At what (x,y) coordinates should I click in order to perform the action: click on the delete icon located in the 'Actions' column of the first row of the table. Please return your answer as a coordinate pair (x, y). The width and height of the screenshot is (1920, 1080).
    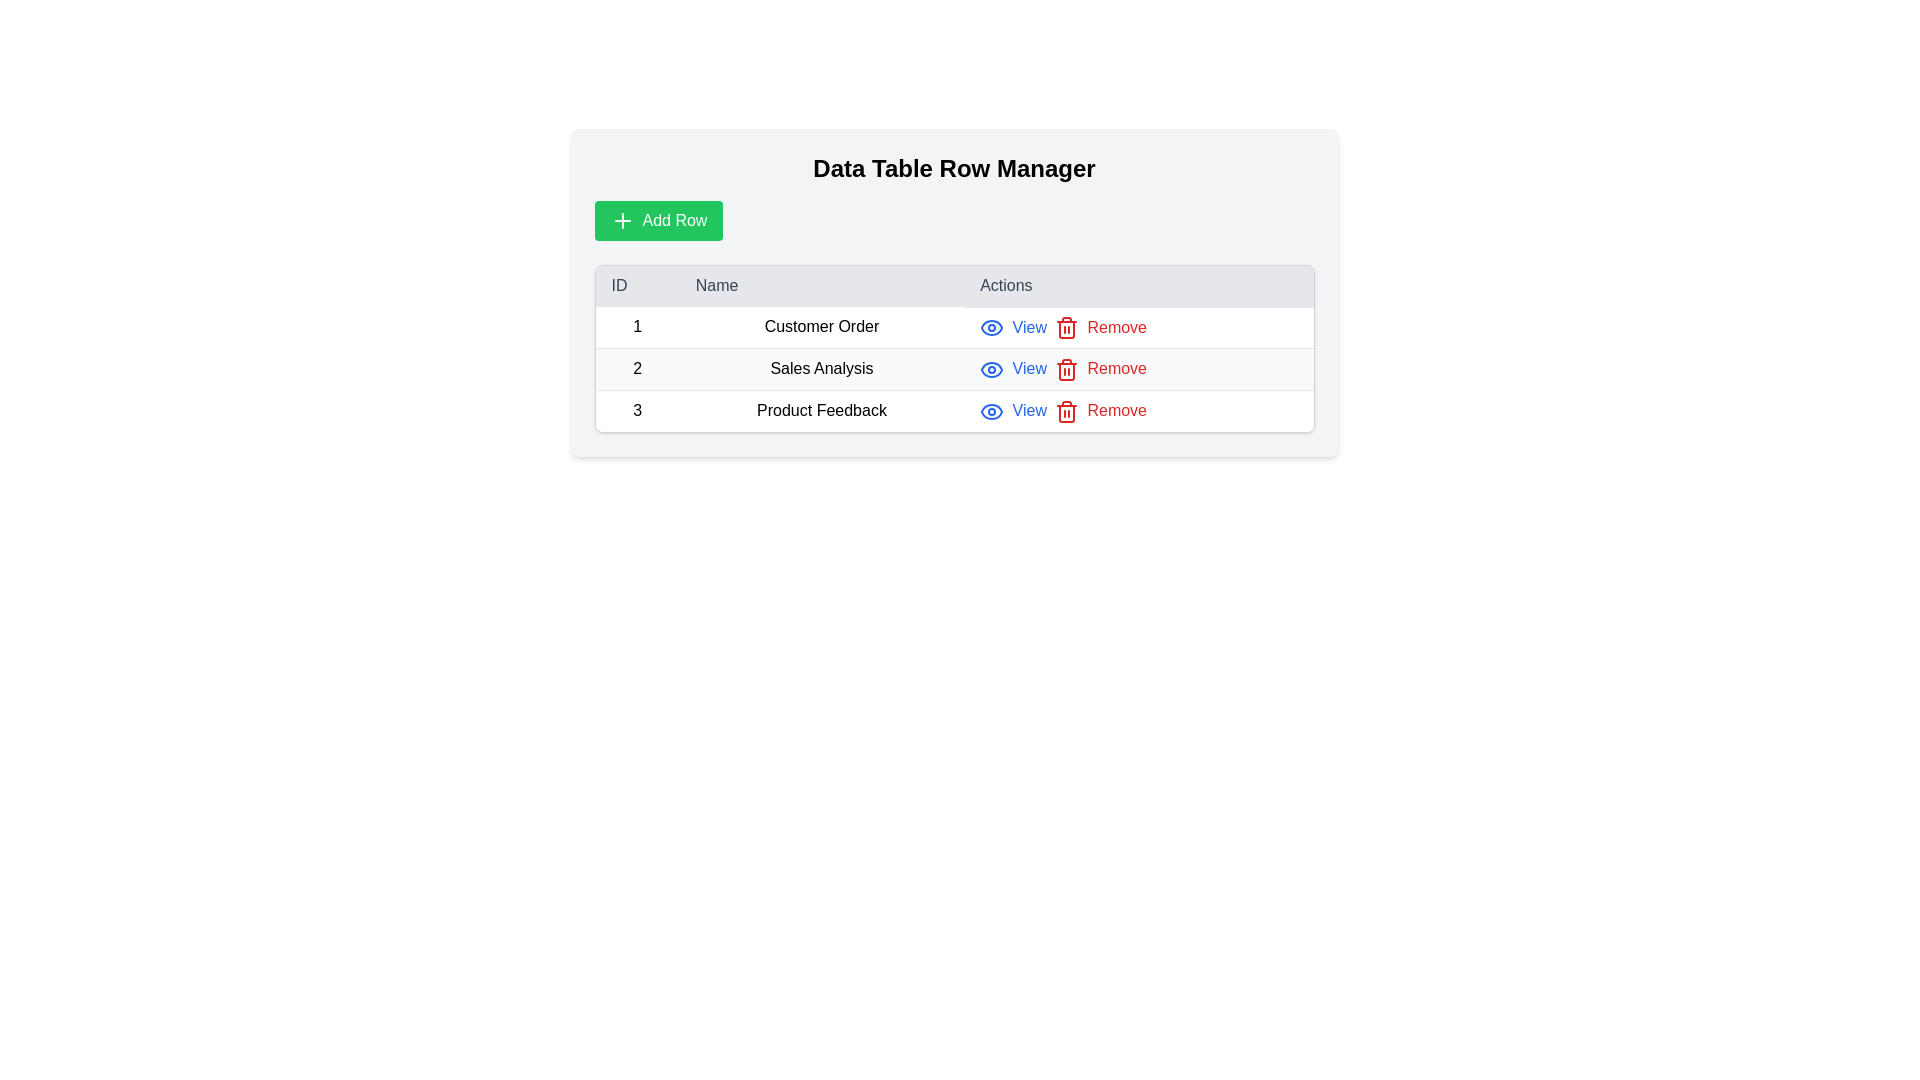
    Looking at the image, I should click on (1065, 327).